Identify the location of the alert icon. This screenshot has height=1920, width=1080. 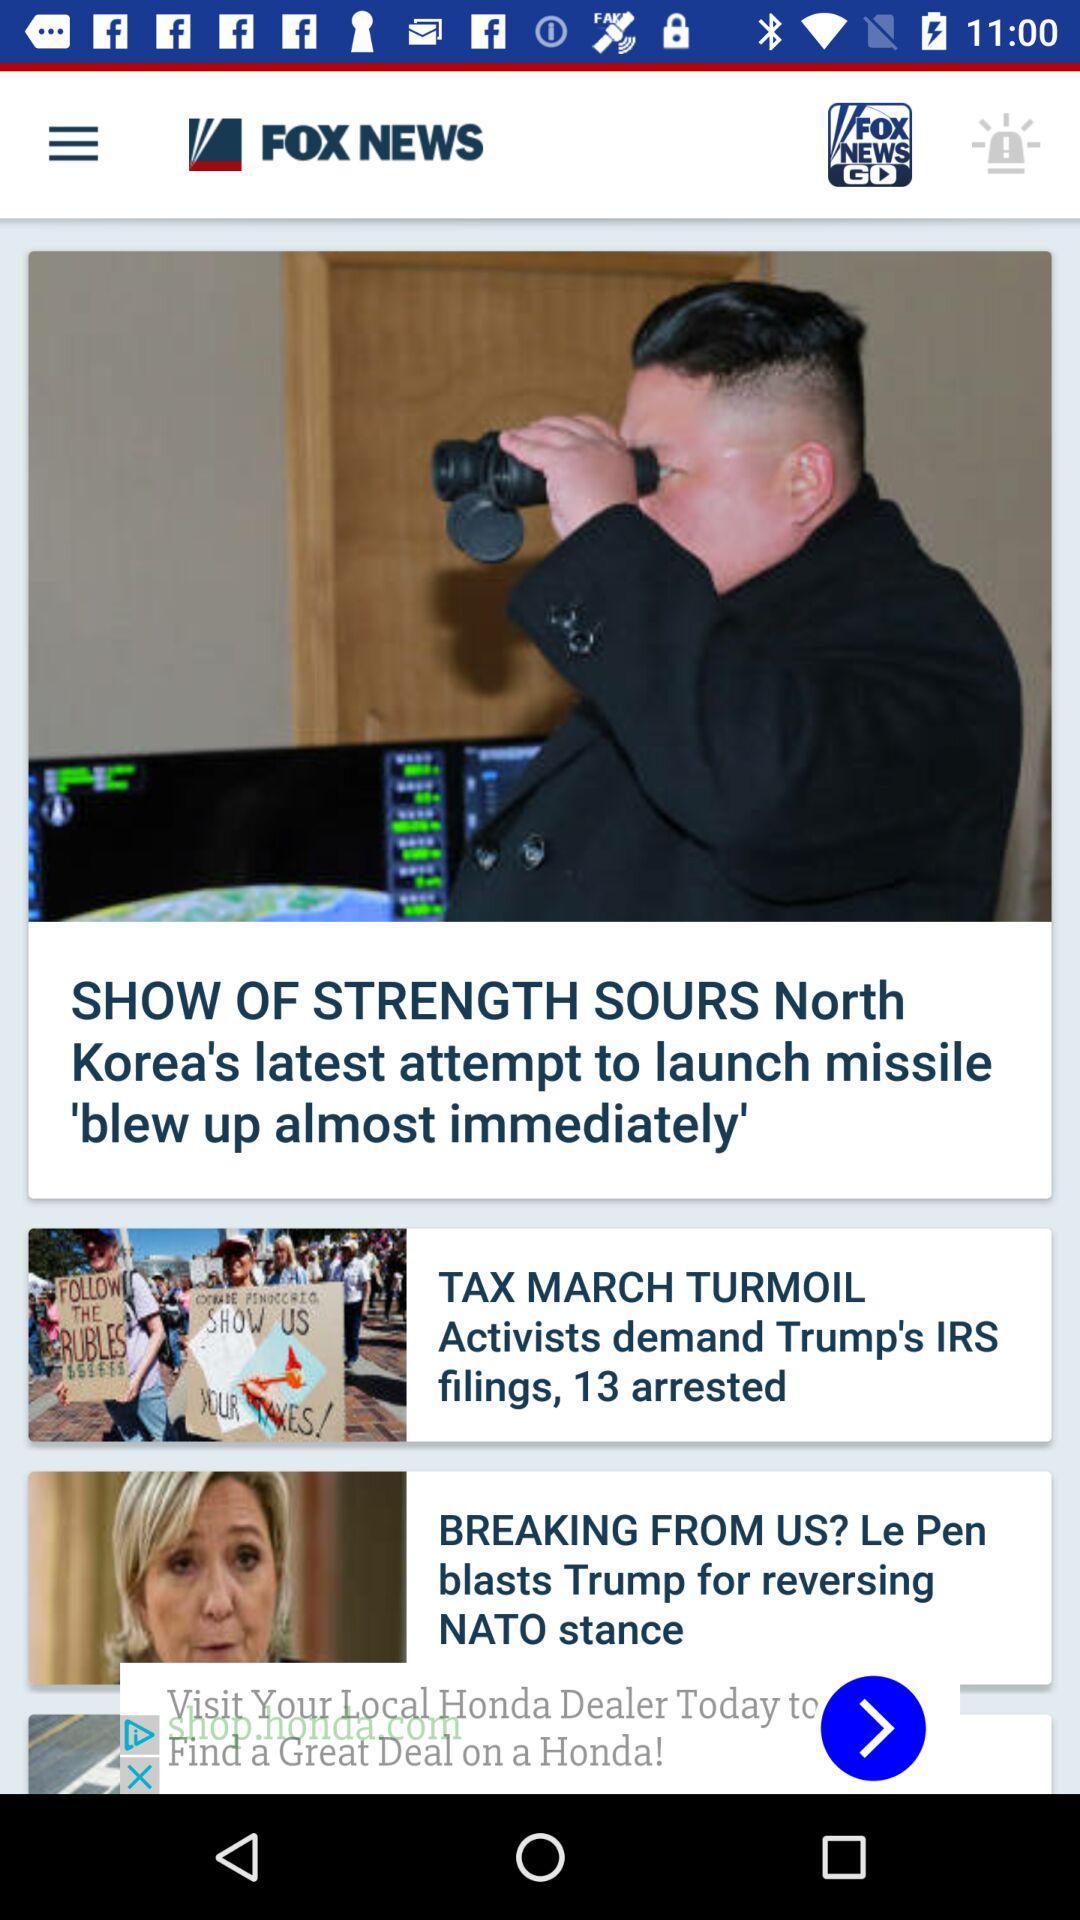
(1006, 143).